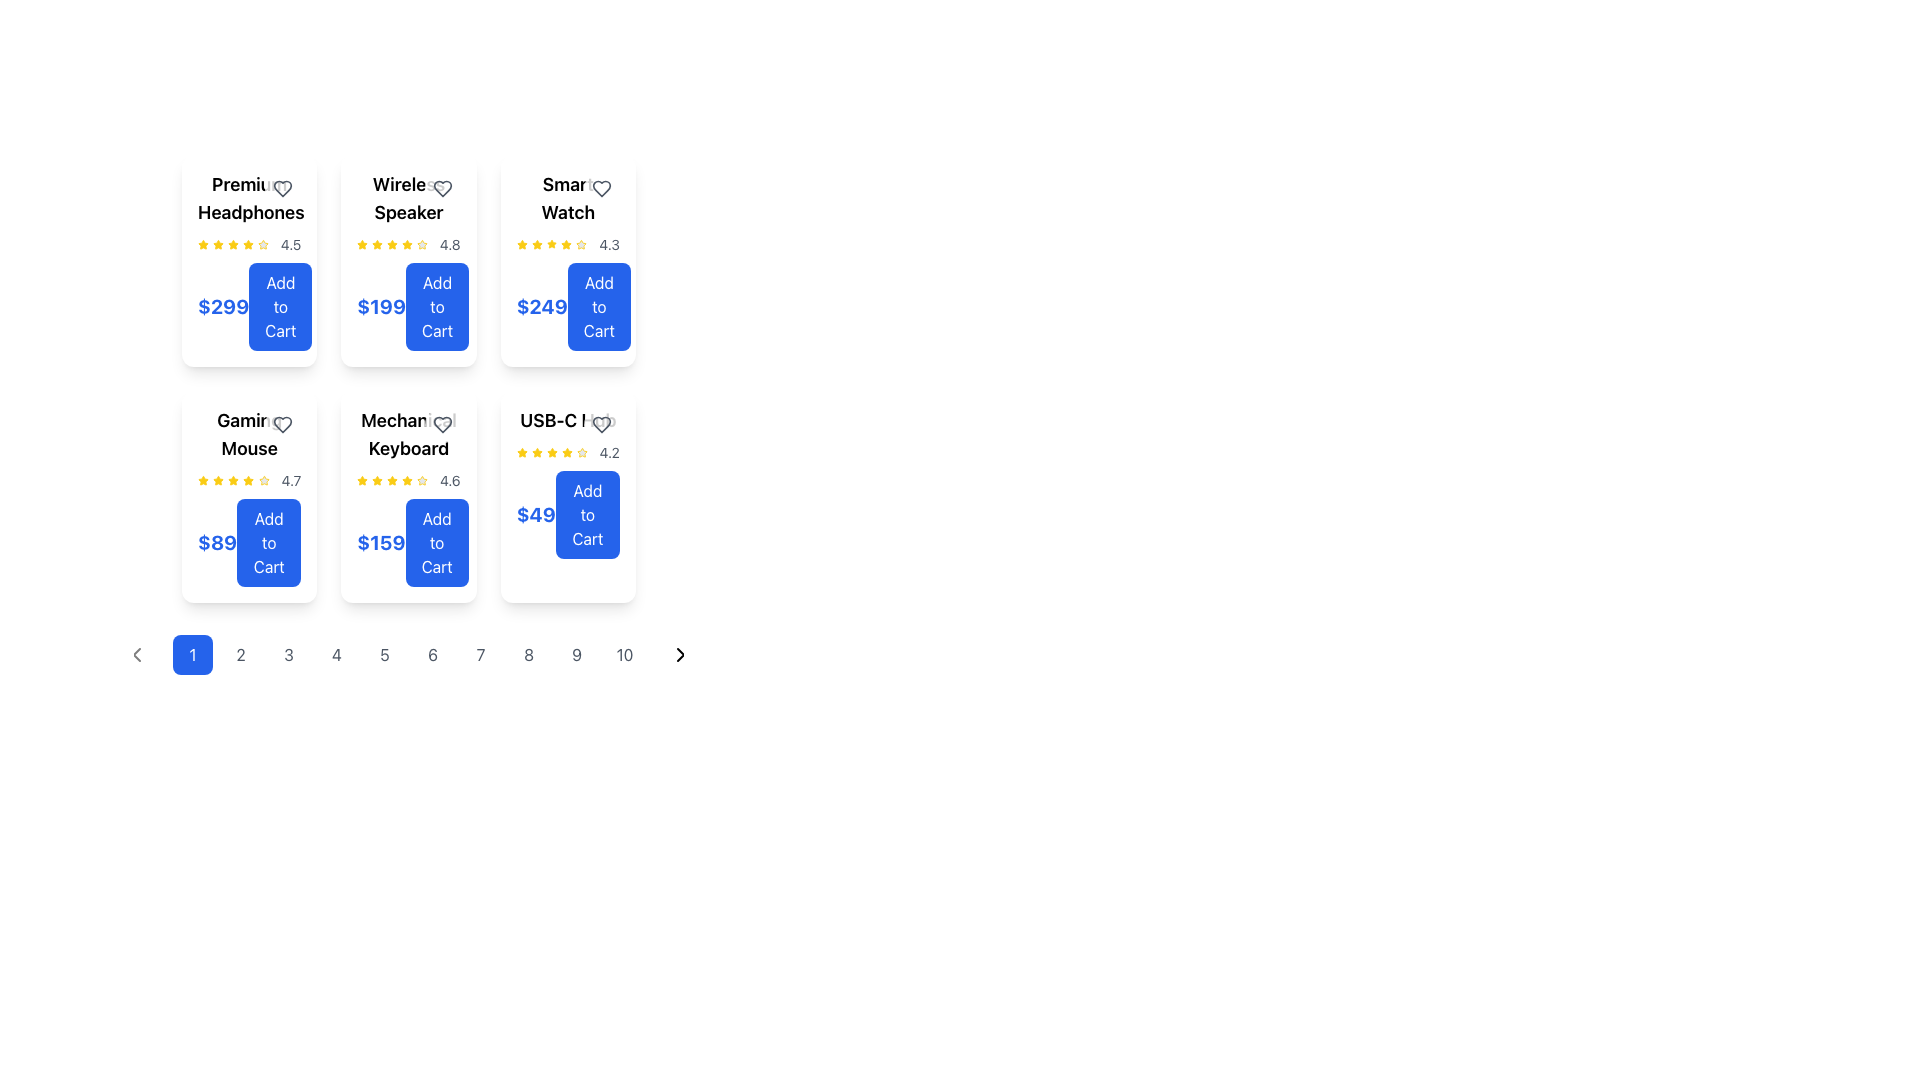 This screenshot has width=1920, height=1080. I want to click on the third yellow star icon for rating in the product card layout of the 'Wireless Speaker', so click(362, 243).